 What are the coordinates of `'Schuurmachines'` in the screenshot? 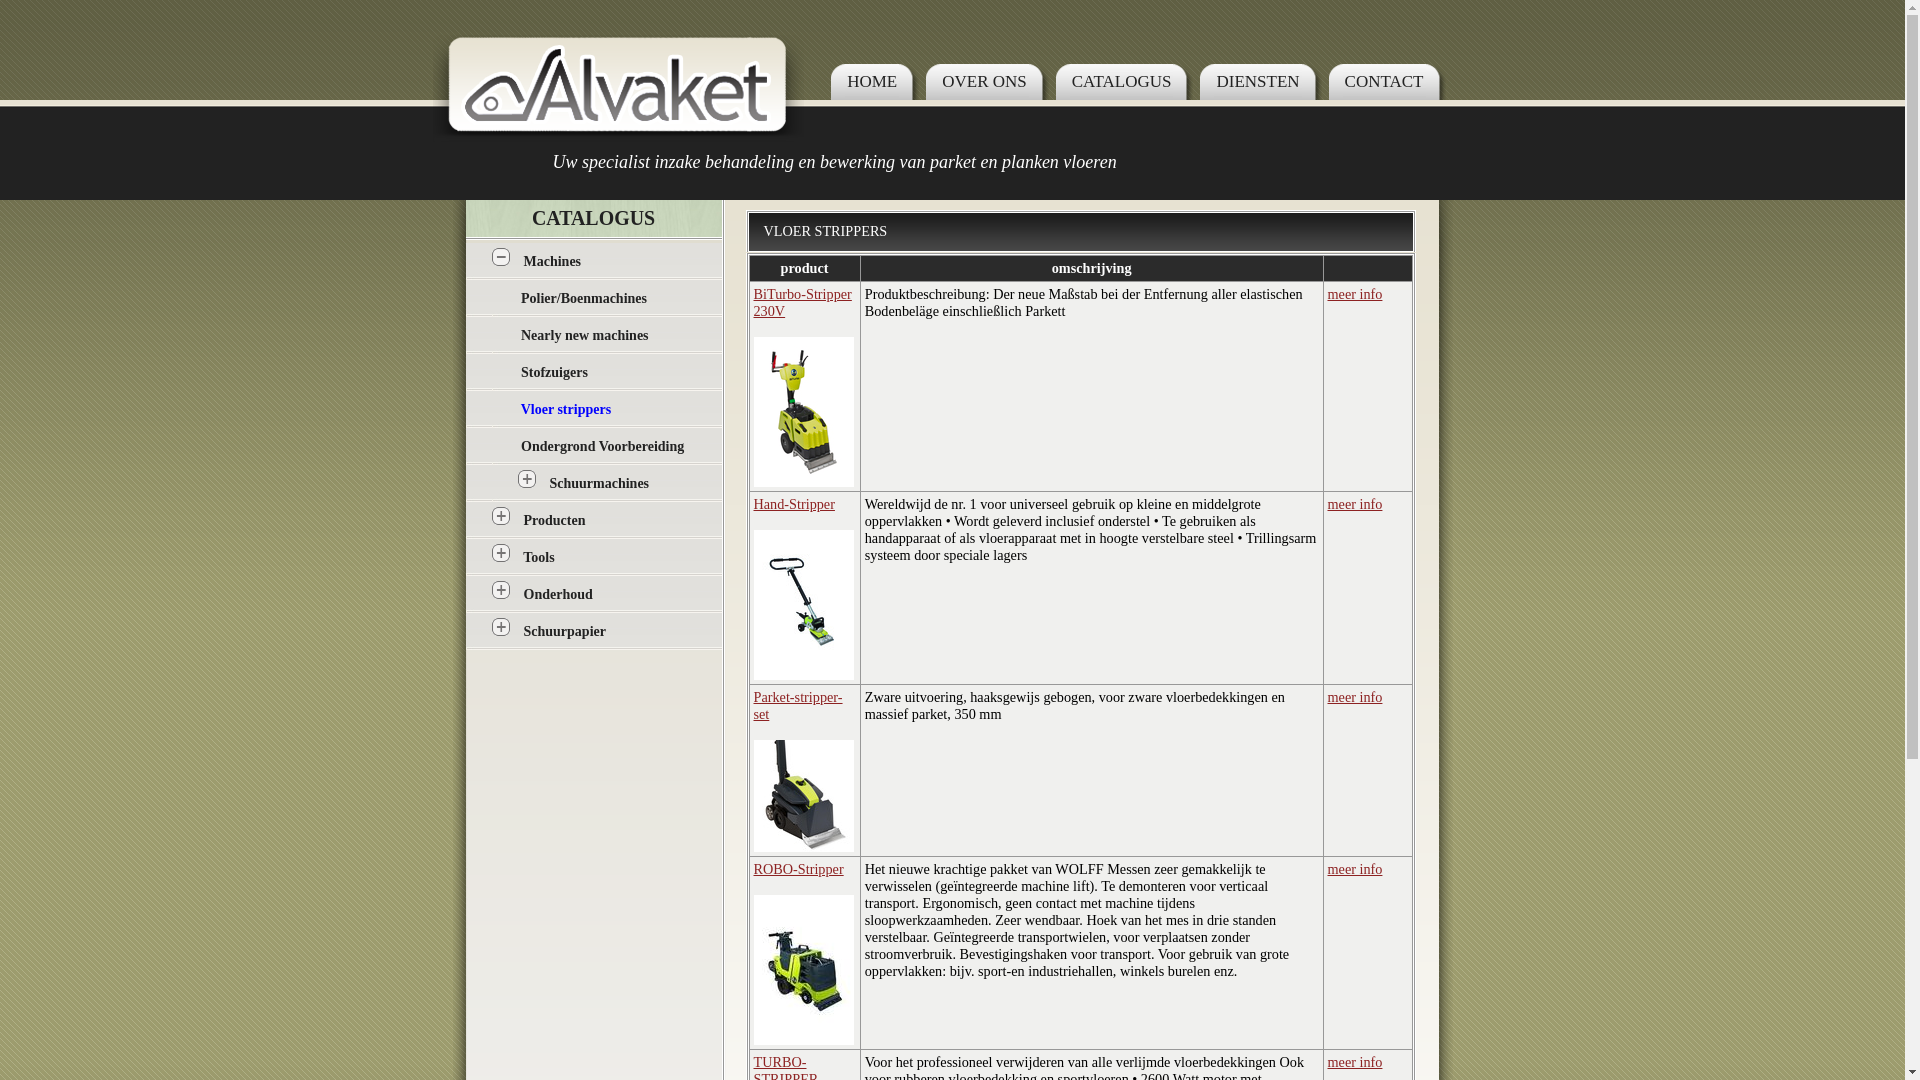 It's located at (599, 483).